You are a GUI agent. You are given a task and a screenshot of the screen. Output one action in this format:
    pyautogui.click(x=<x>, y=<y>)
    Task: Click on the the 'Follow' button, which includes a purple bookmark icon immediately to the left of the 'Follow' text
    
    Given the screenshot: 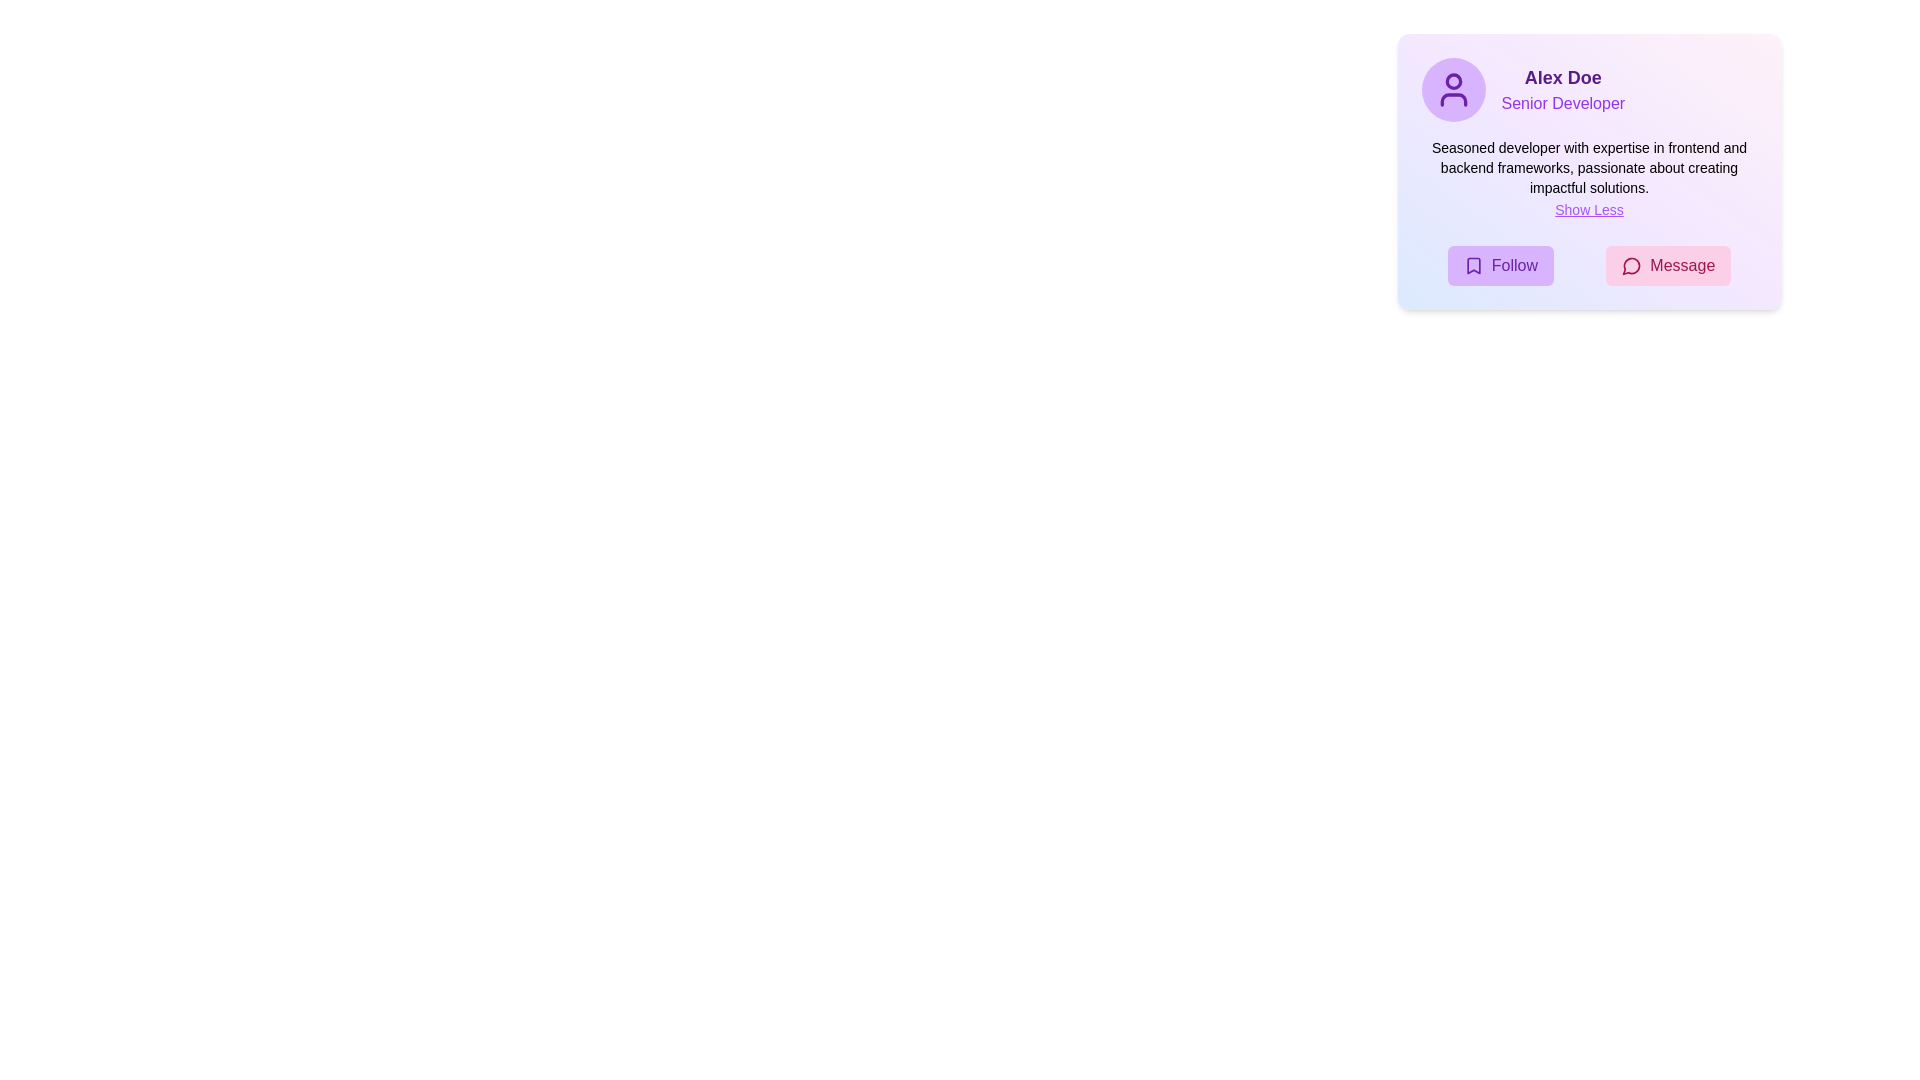 What is the action you would take?
    pyautogui.click(x=1473, y=265)
    